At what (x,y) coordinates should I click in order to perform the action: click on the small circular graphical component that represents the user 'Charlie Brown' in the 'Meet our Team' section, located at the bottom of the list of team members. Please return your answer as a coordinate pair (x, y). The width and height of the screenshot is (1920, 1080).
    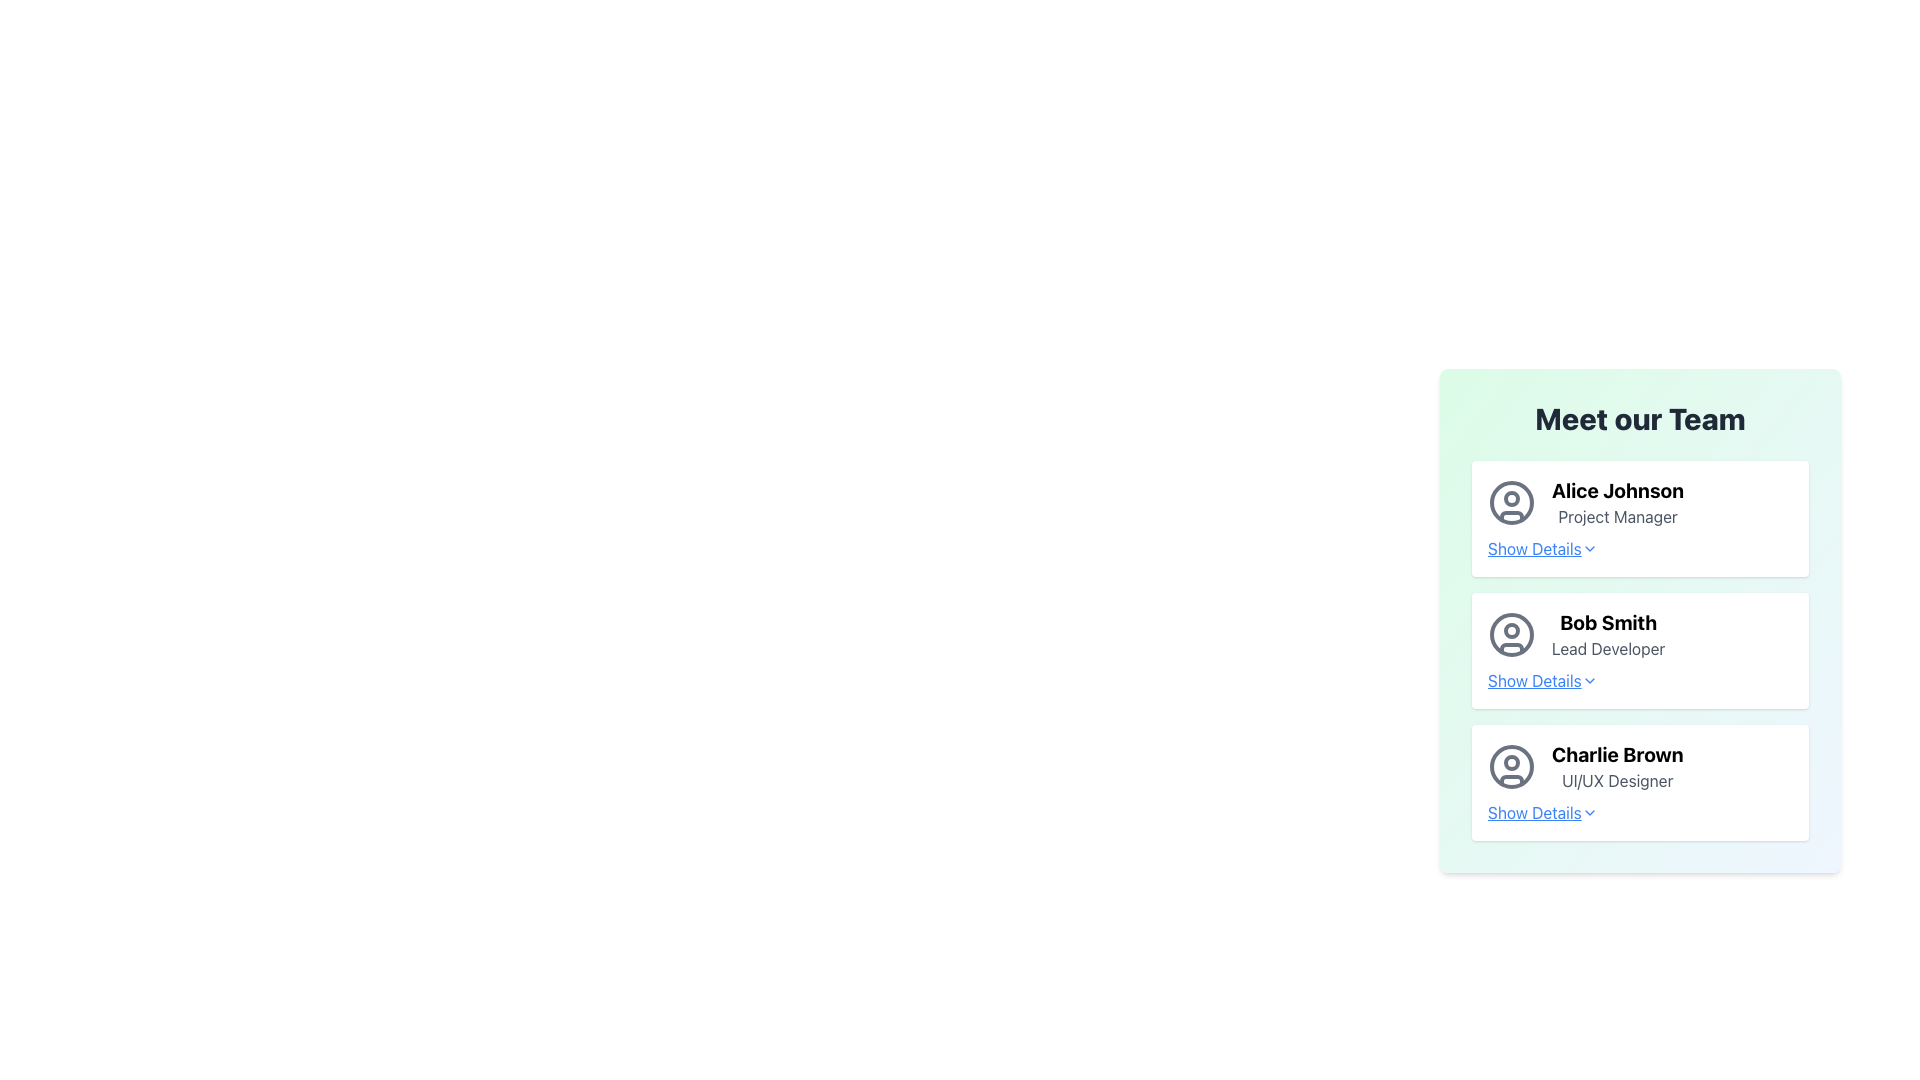
    Looking at the image, I should click on (1512, 763).